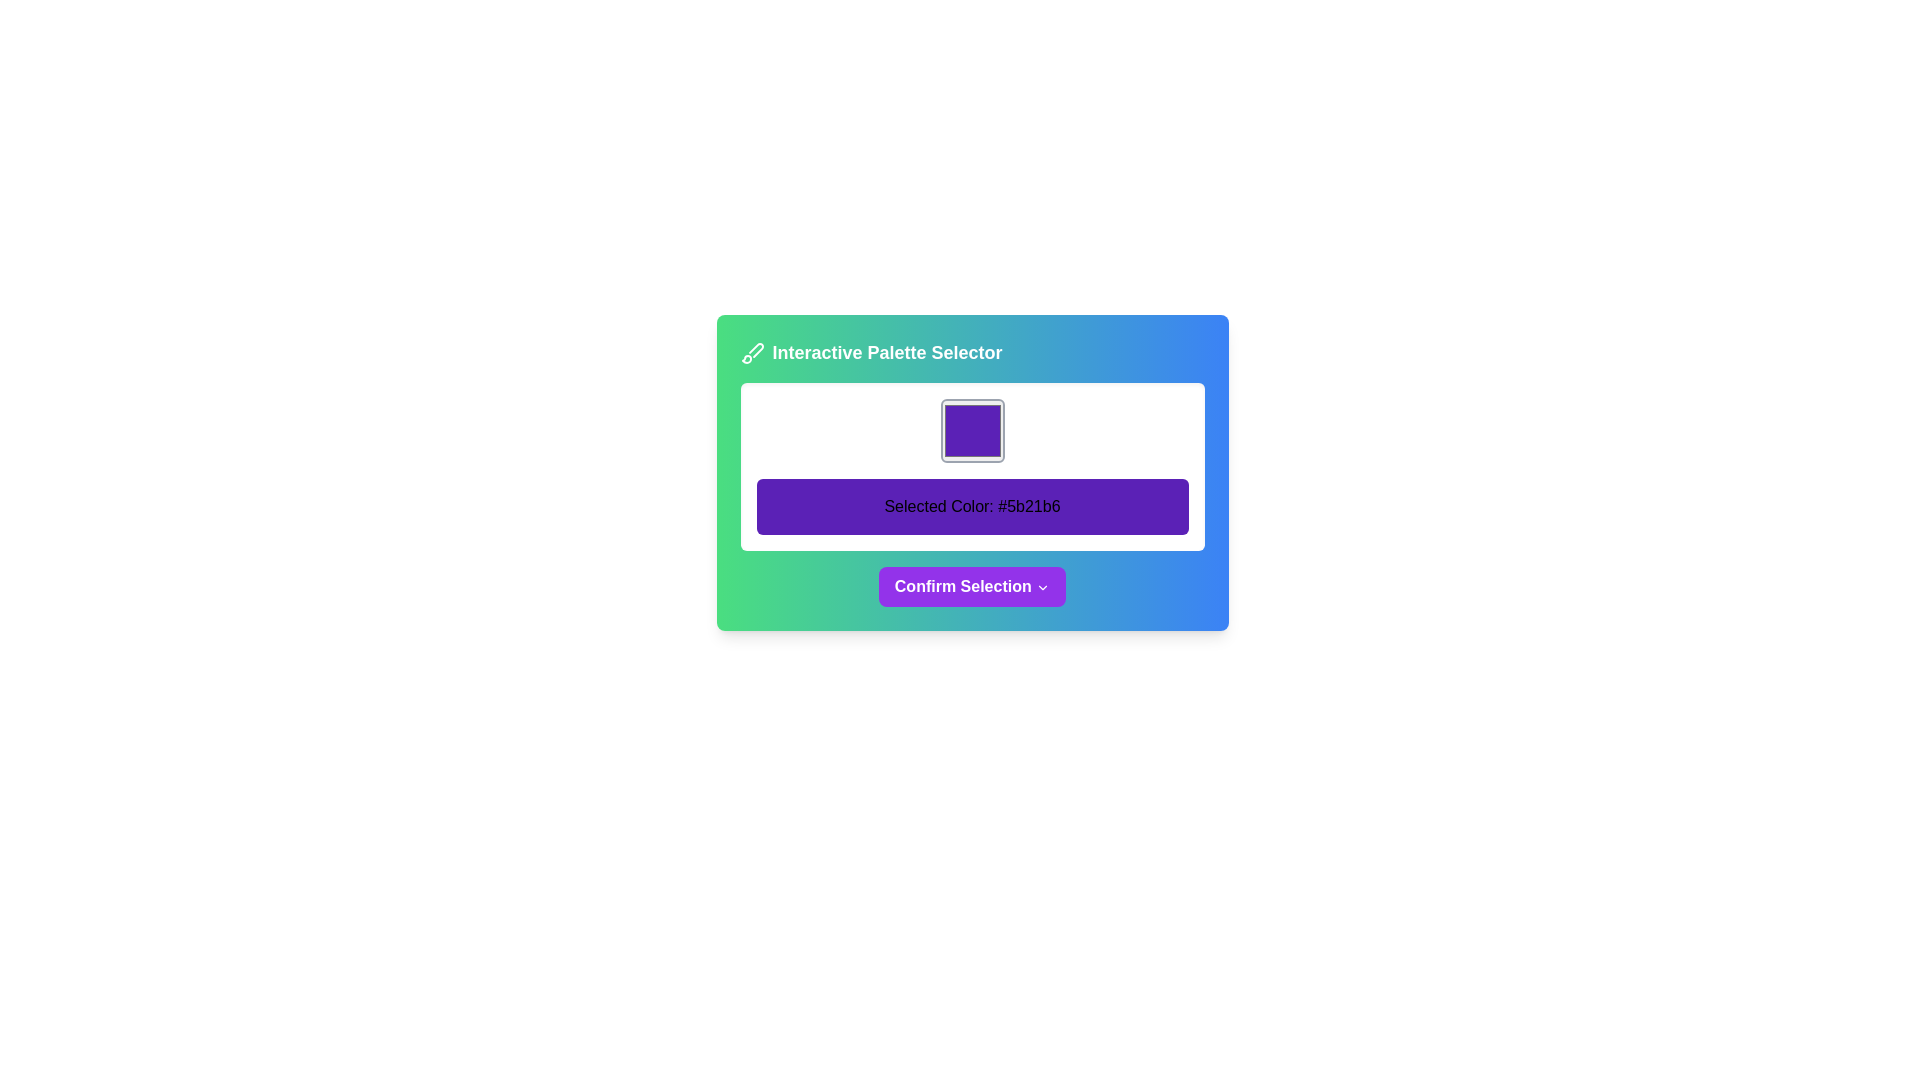 This screenshot has width=1920, height=1080. I want to click on the confirm button at the bottom of the panel to trigger the scaling animation, so click(972, 585).